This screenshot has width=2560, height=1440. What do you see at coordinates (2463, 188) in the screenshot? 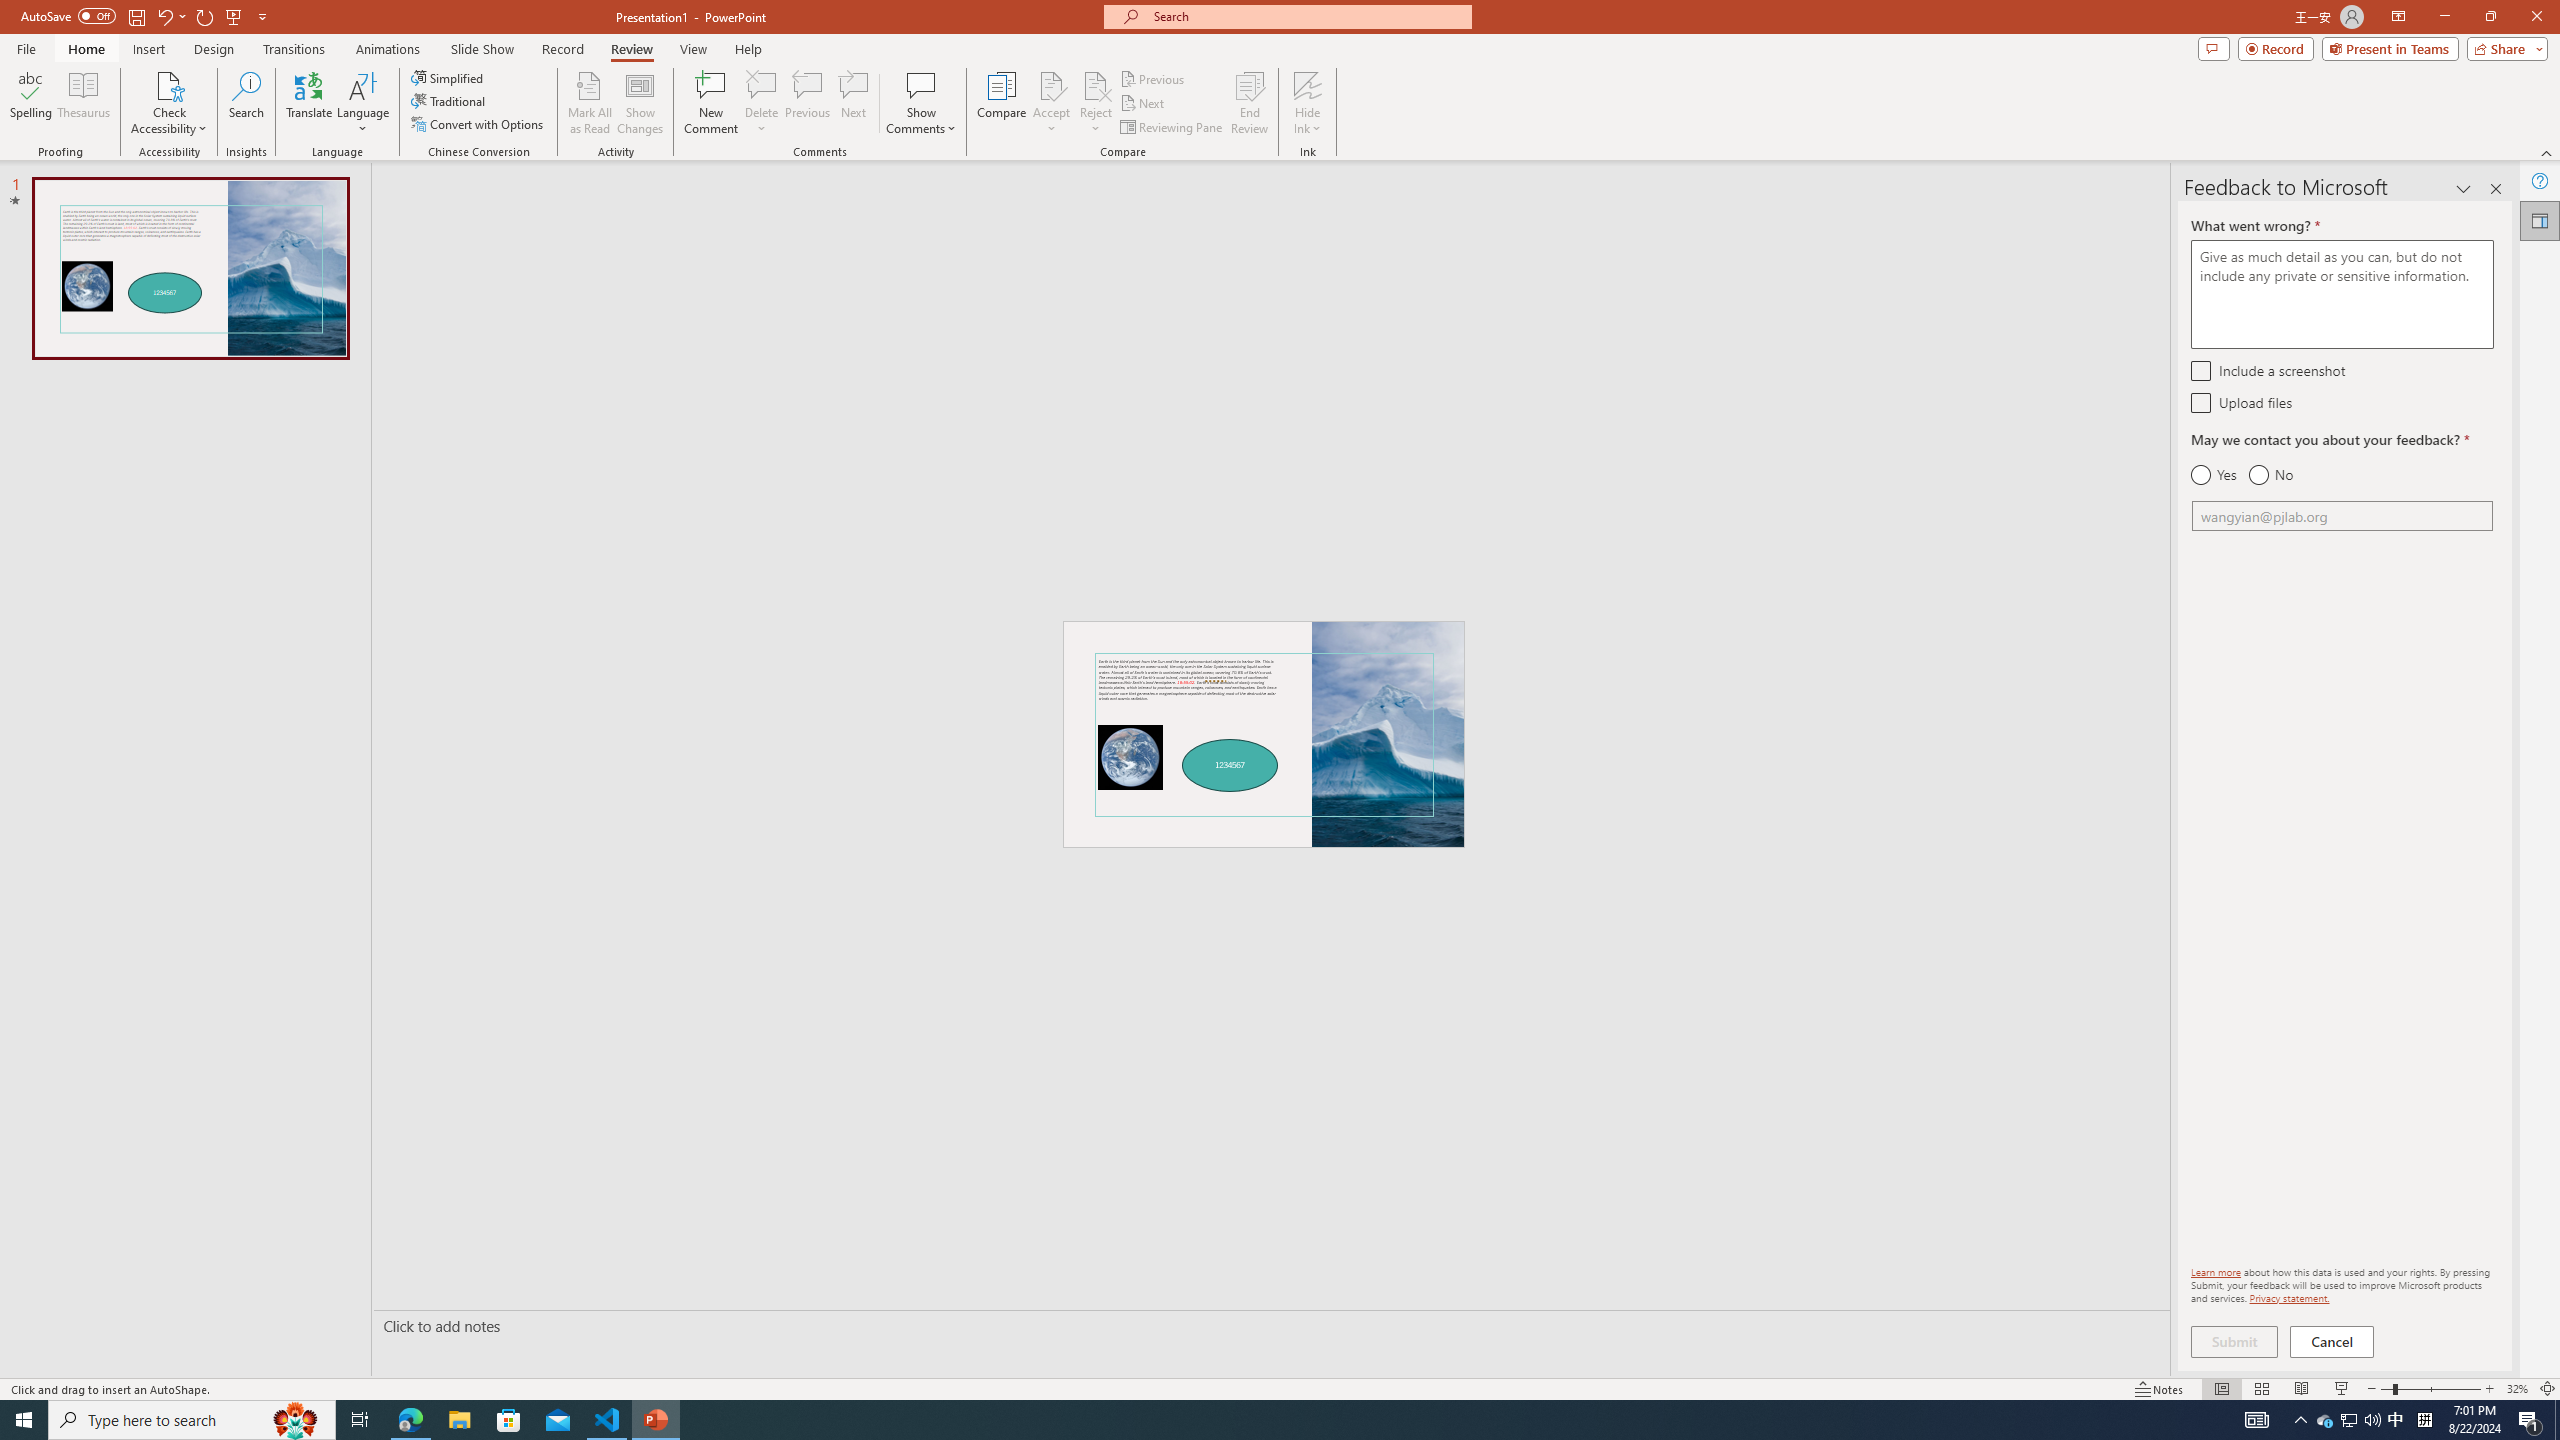
I see `'Task Pane Options'` at bounding box center [2463, 188].